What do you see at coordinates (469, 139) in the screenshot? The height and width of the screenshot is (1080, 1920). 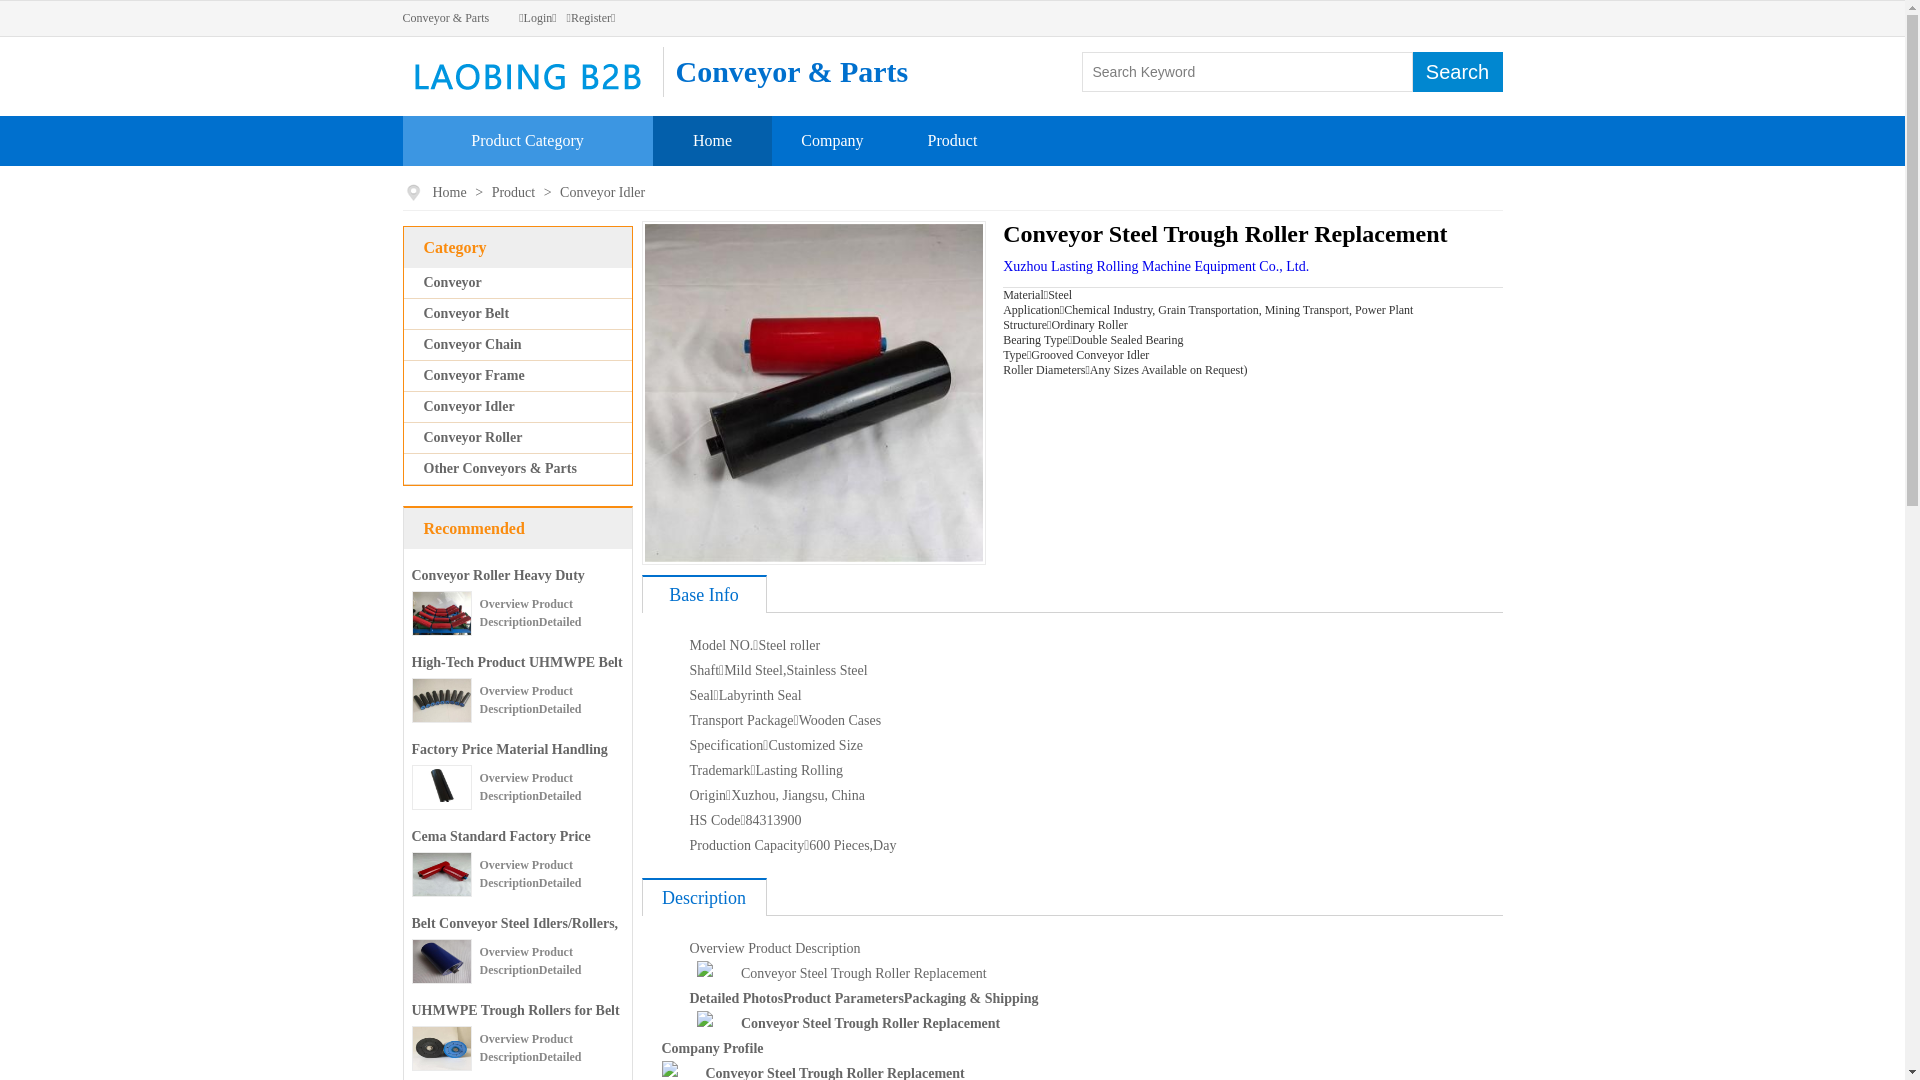 I see `'Product Category'` at bounding box center [469, 139].